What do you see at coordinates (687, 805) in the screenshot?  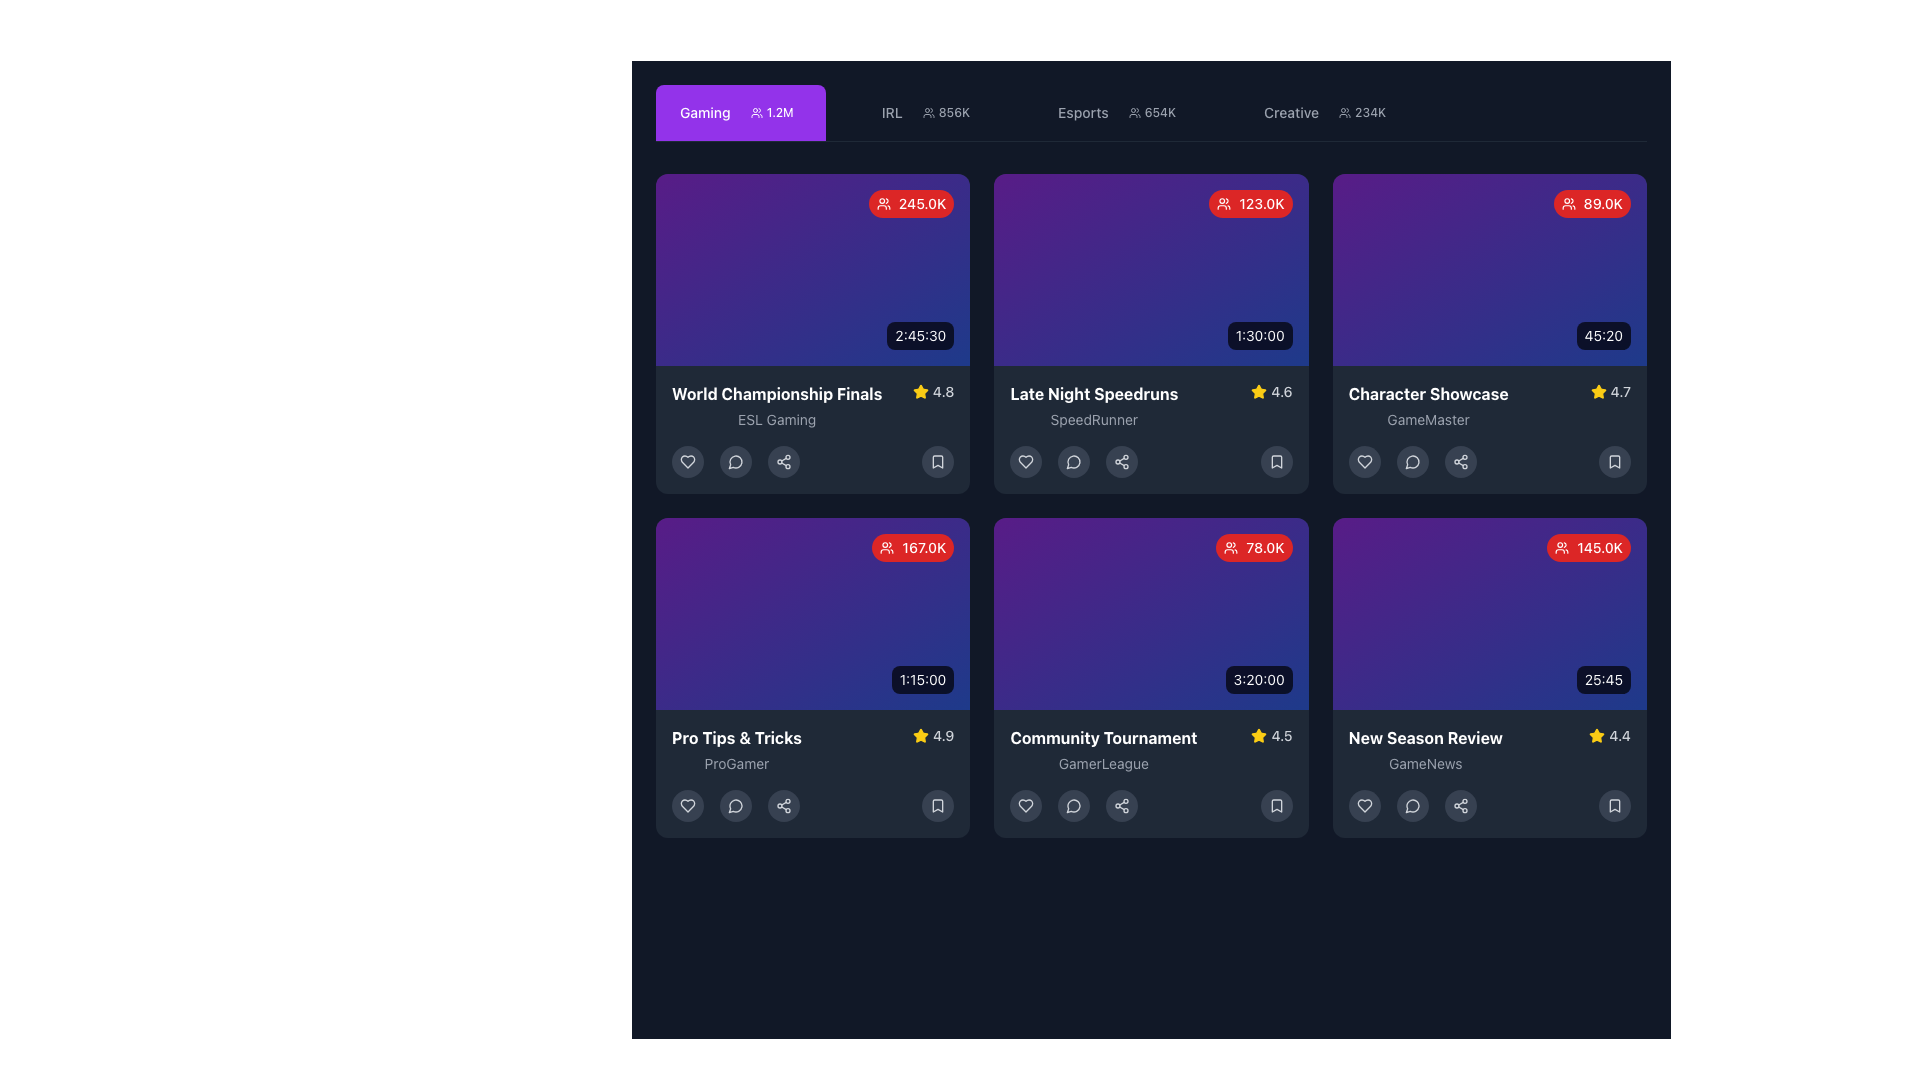 I see `the first Icon Button in the bottom action bar of the second tile from the left in the bottom-most row of the grid layout via keyboard navigation` at bounding box center [687, 805].